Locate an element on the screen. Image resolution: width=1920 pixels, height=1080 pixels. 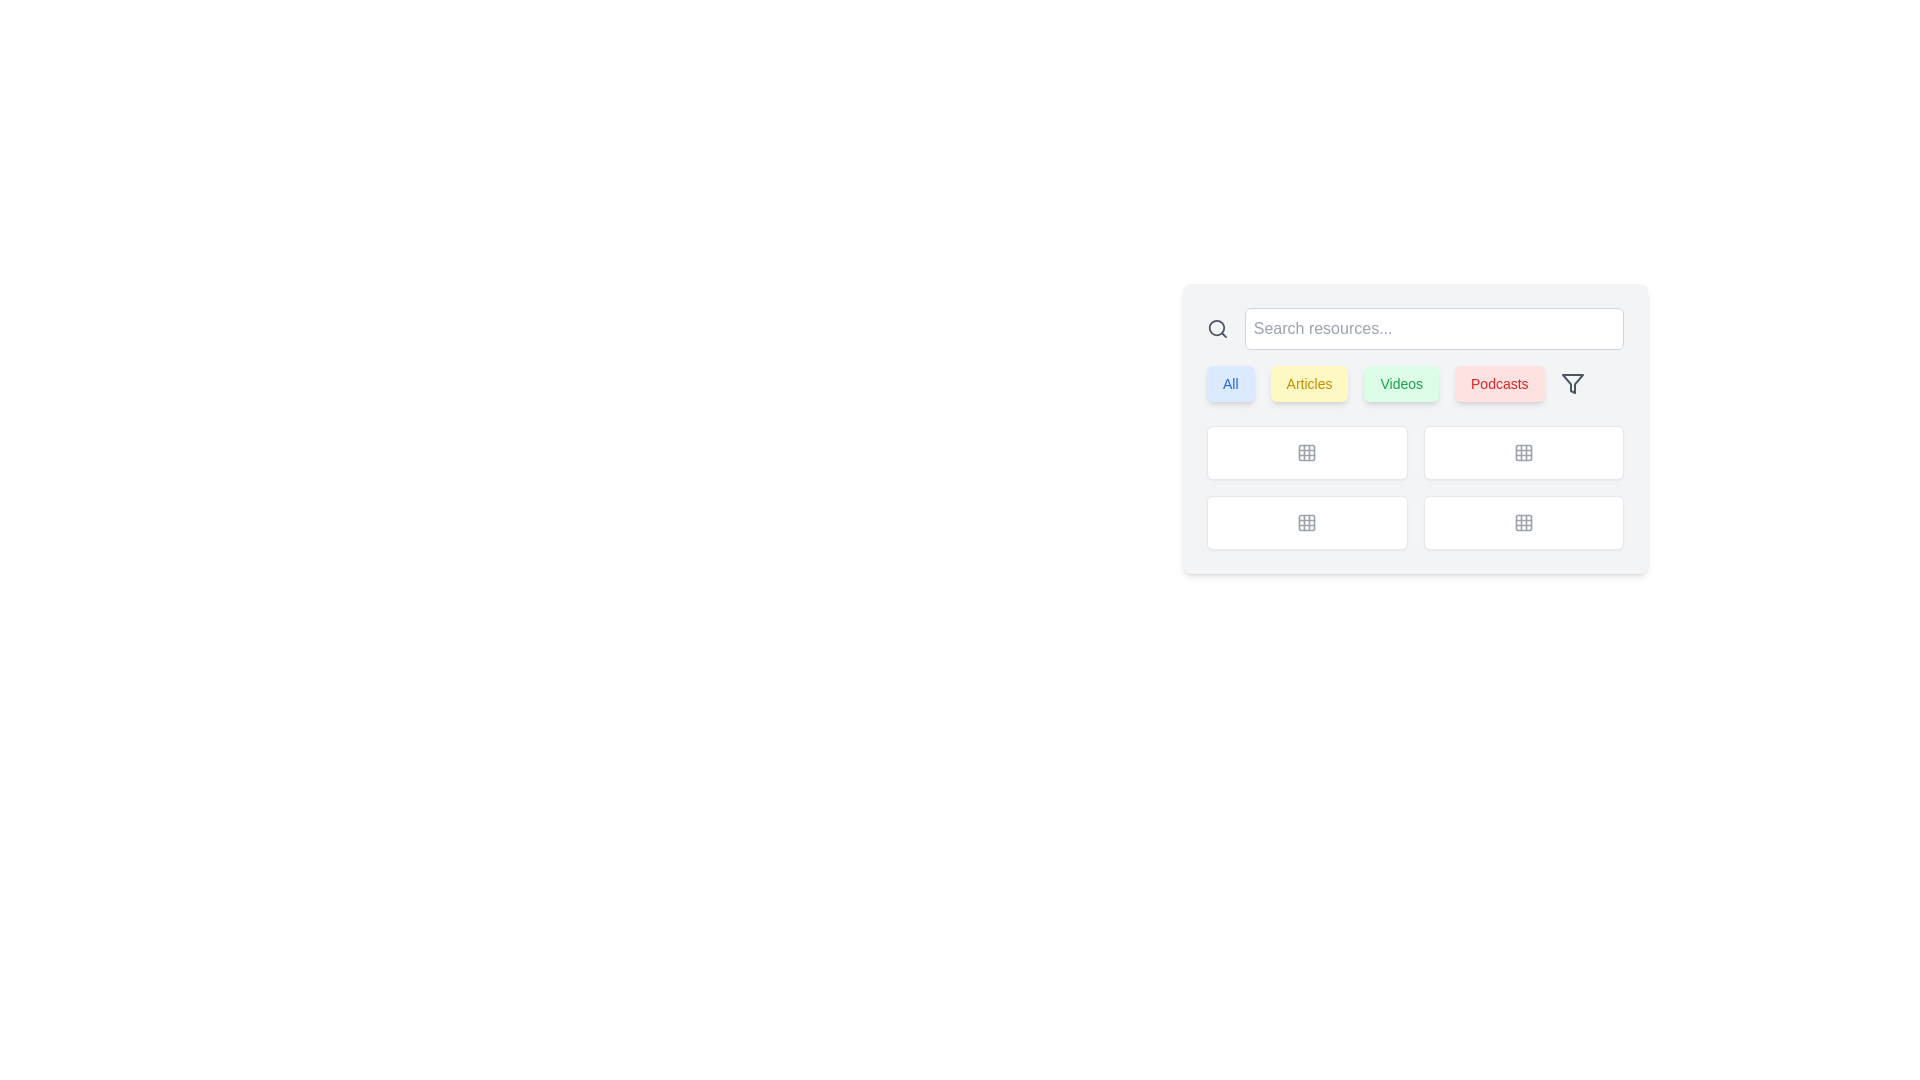
the triangular-shaped filter icon located in the top-right corner of the control panel is located at coordinates (1571, 384).